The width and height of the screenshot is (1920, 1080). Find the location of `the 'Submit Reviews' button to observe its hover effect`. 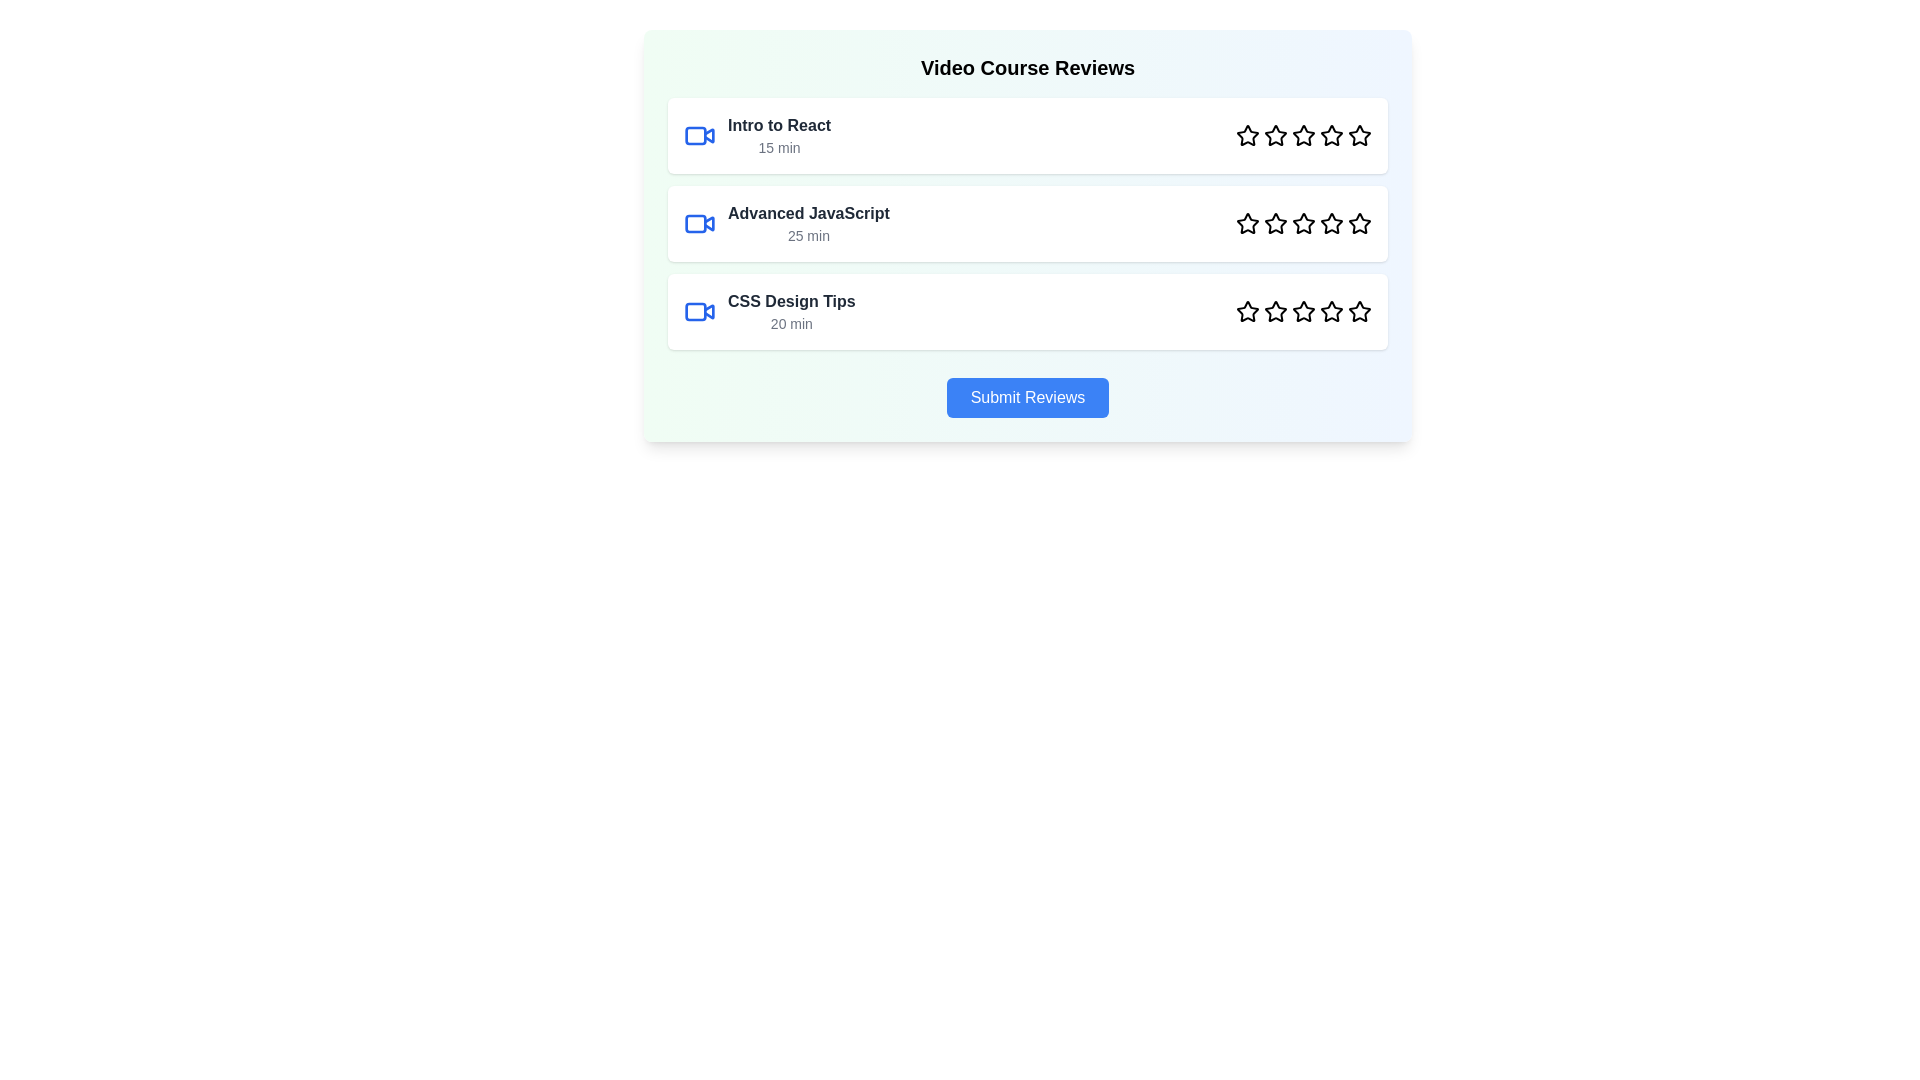

the 'Submit Reviews' button to observe its hover effect is located at coordinates (1027, 397).